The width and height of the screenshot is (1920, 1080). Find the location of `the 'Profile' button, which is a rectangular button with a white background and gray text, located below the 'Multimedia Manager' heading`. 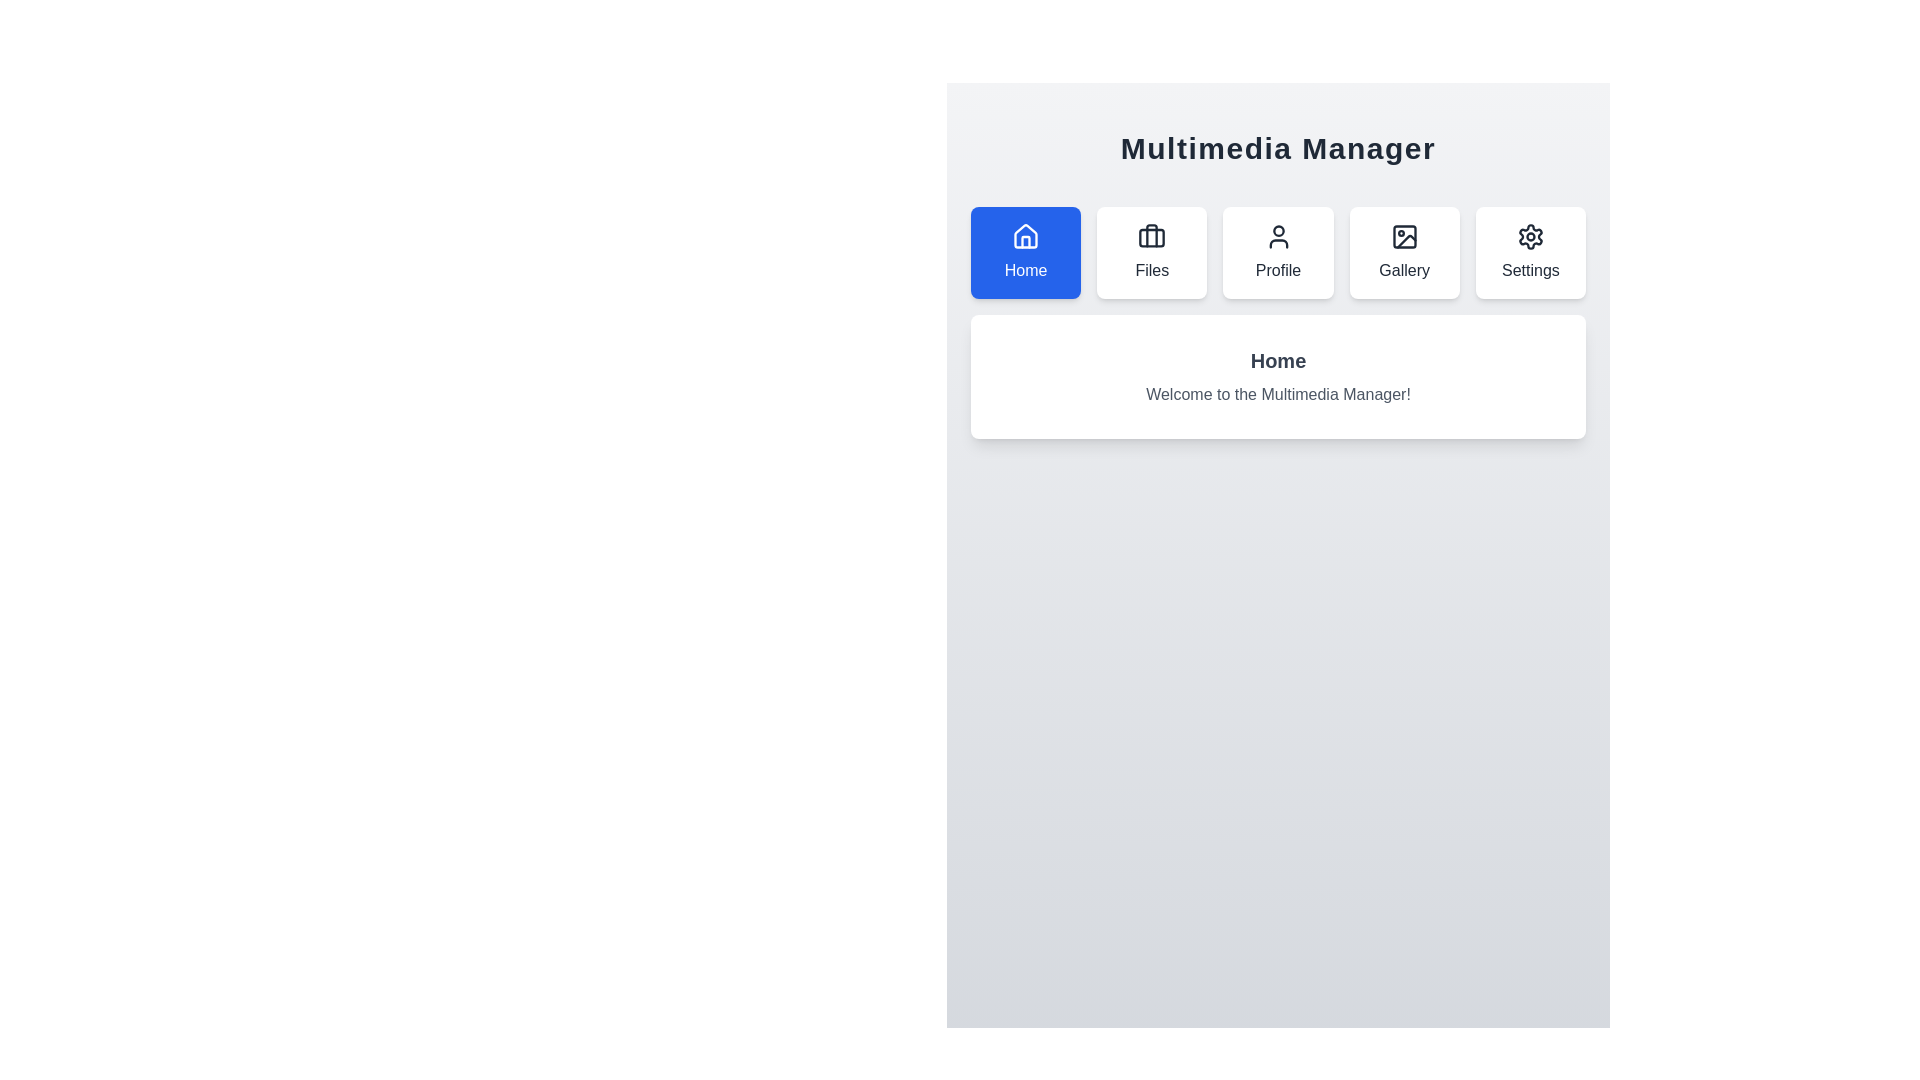

the 'Profile' button, which is a rectangular button with a white background and gray text, located below the 'Multimedia Manager' heading is located at coordinates (1277, 252).